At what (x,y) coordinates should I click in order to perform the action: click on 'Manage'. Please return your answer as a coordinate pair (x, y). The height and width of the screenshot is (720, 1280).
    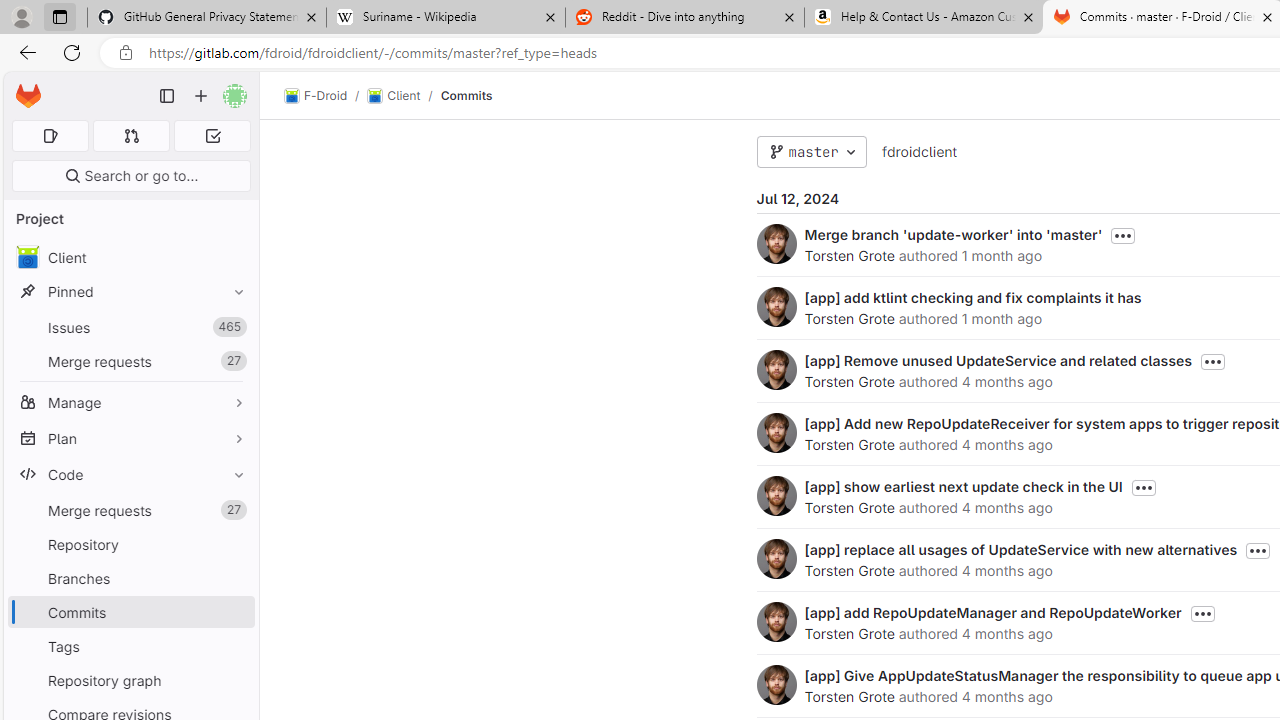
    Looking at the image, I should click on (130, 402).